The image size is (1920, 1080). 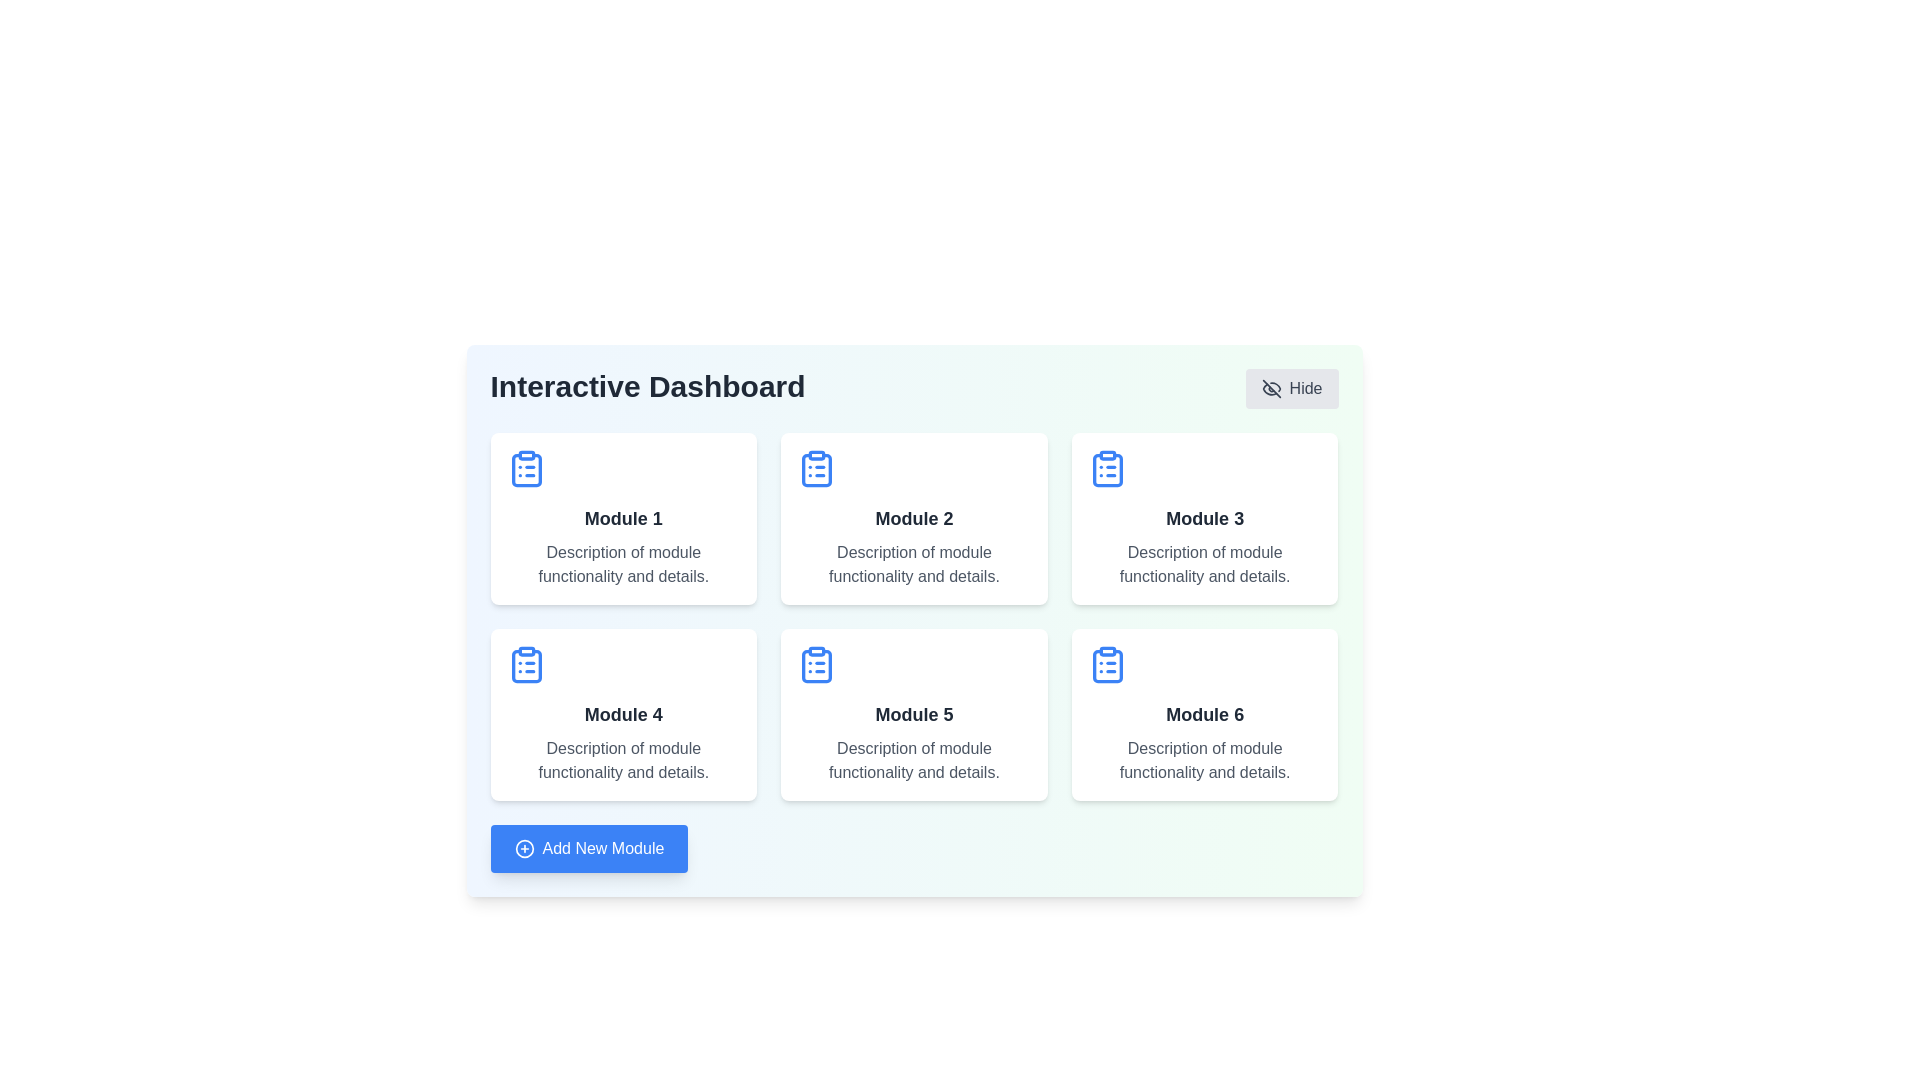 I want to click on the clipboard icon located in the fifth module card of the second row, directly above the text 'Module 5', so click(x=817, y=666).